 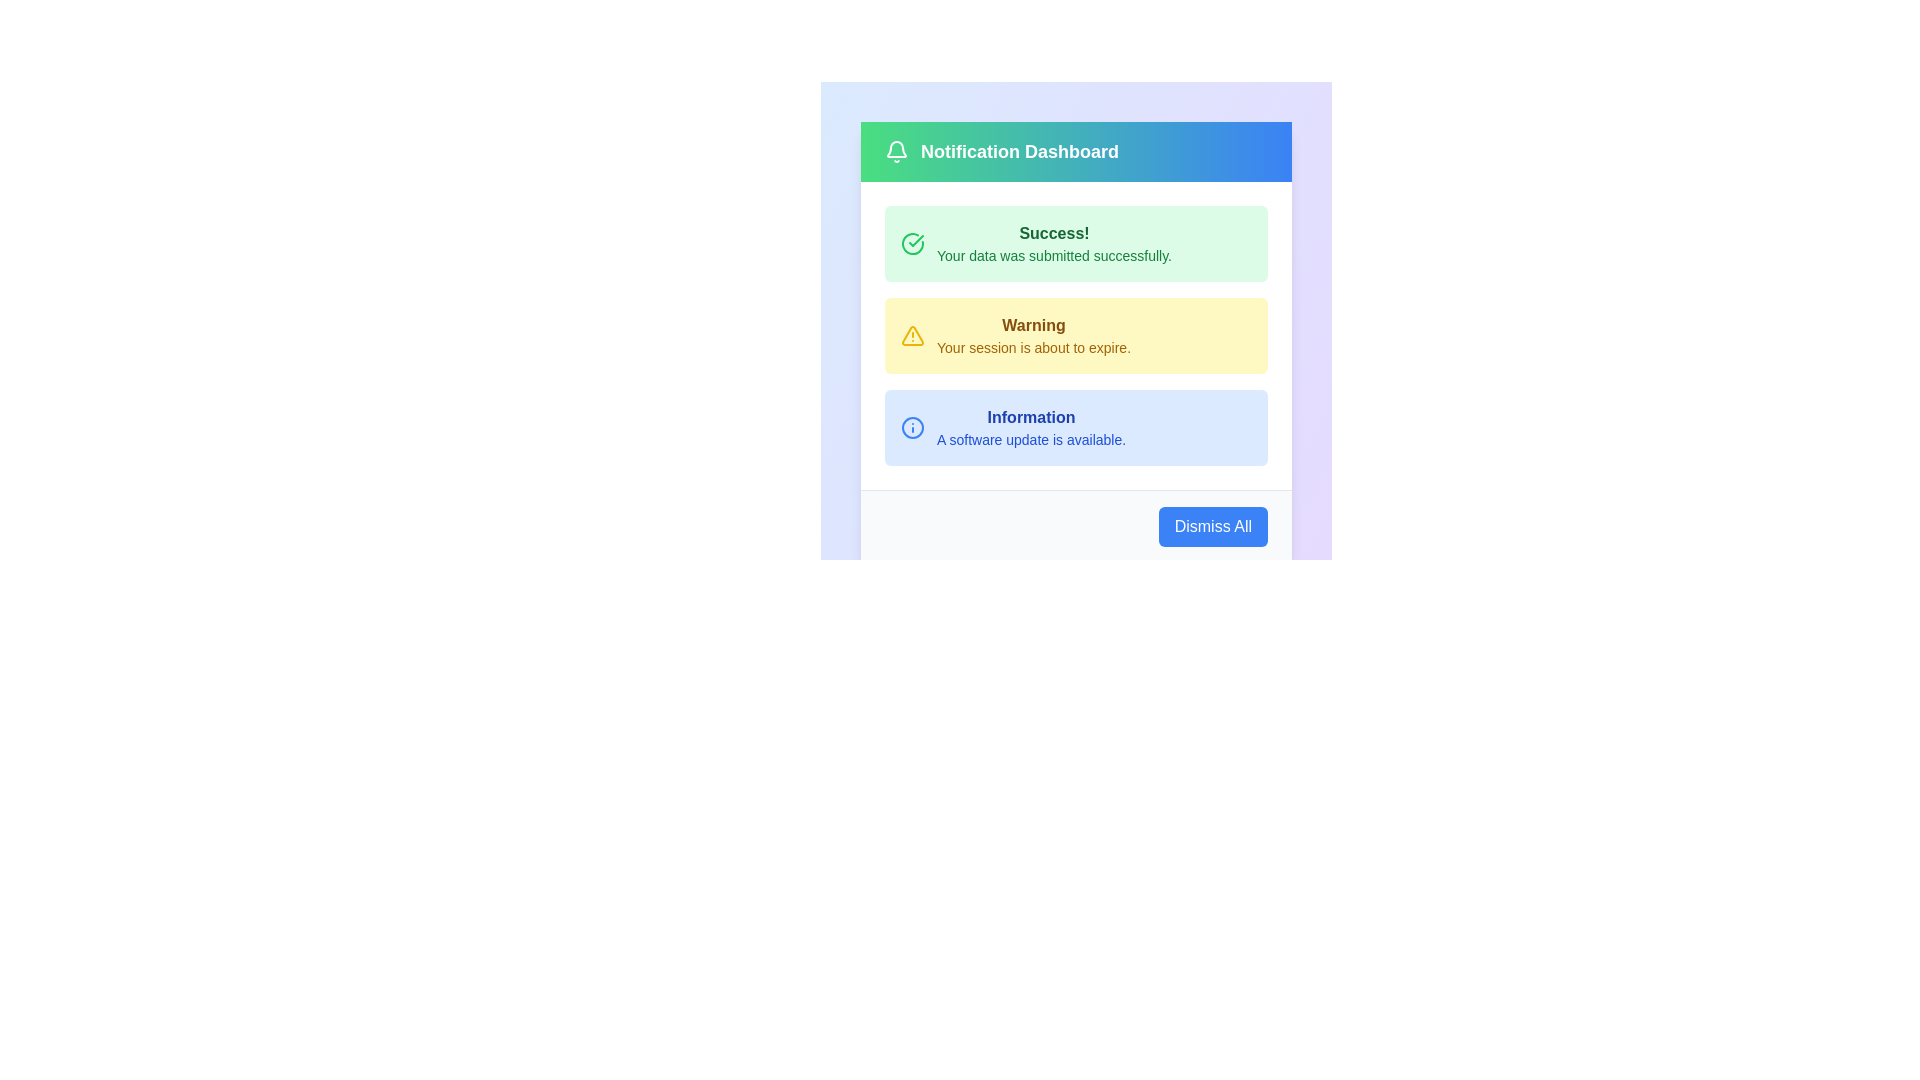 What do you see at coordinates (1031, 416) in the screenshot?
I see `the static text element that serves as the title for the notification message, located at the top of its notification card` at bounding box center [1031, 416].